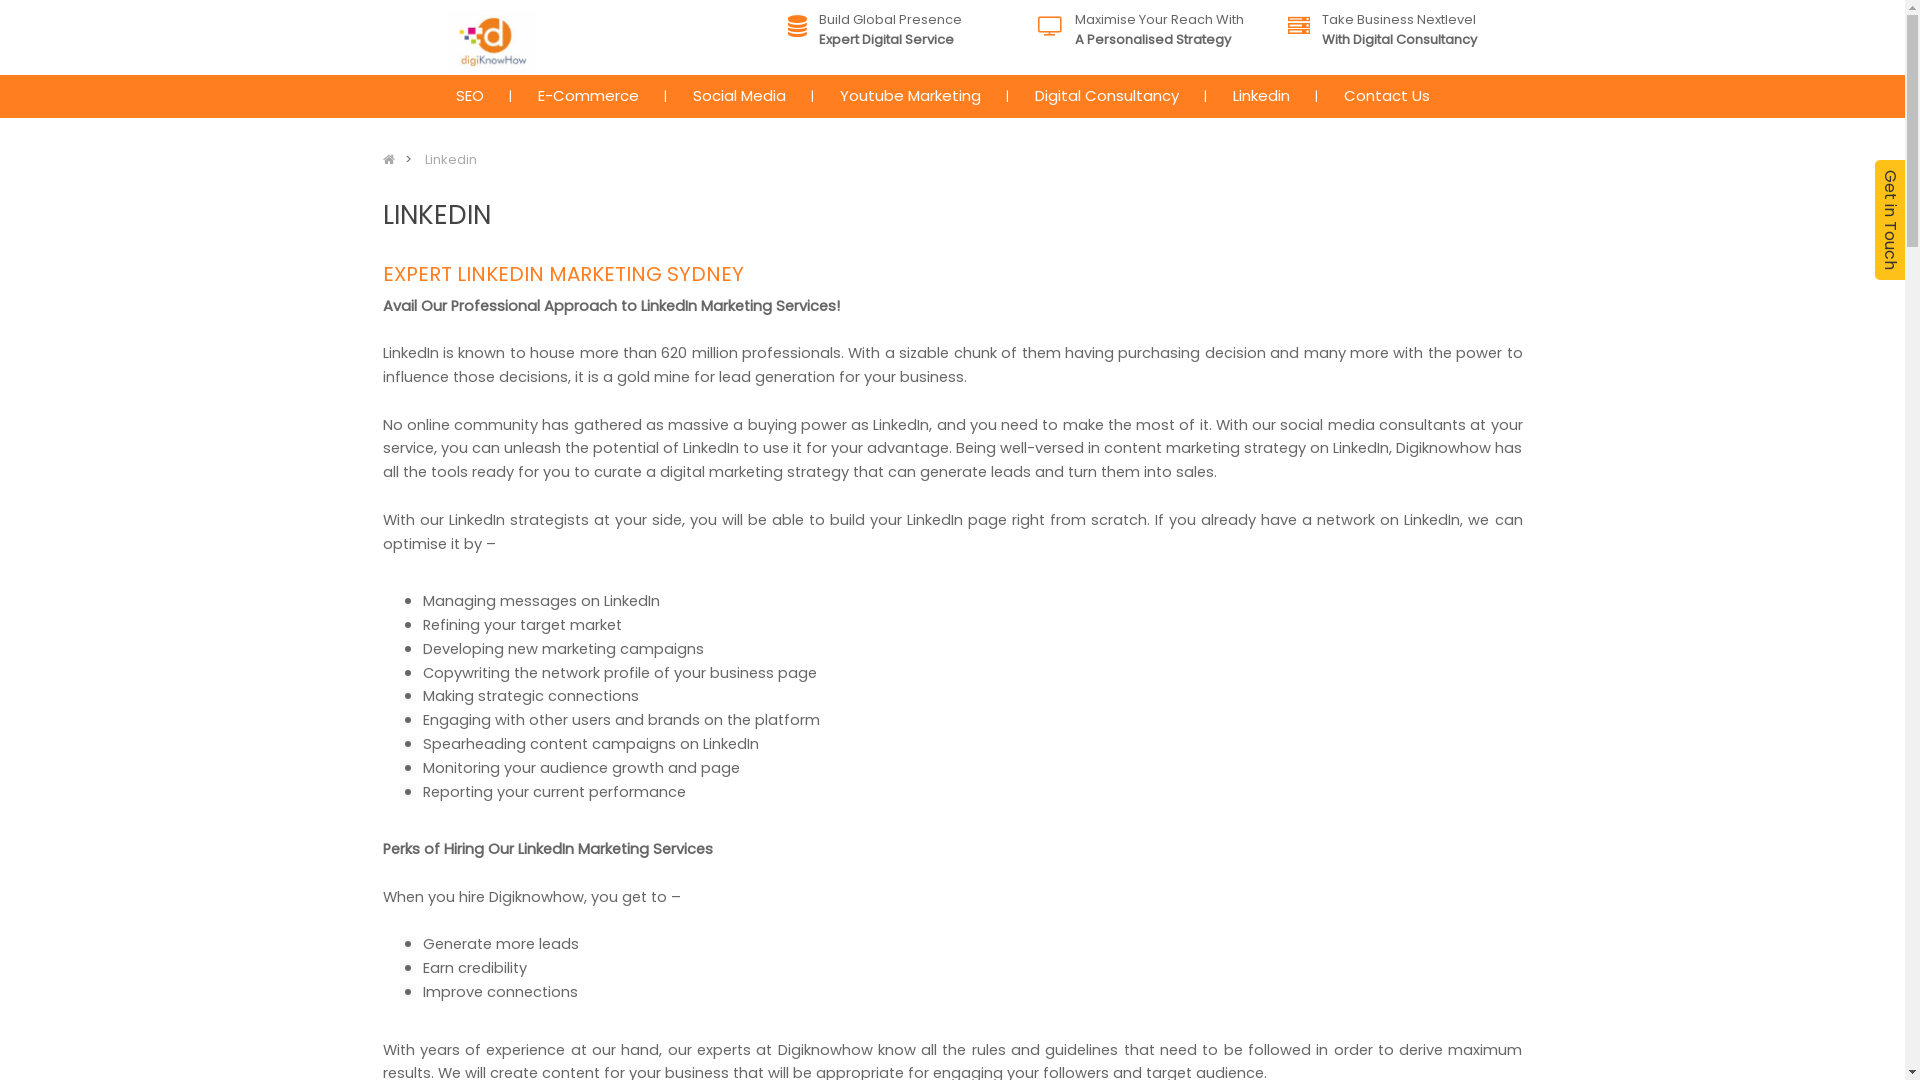 The width and height of the screenshot is (1920, 1080). Describe the element at coordinates (468, 96) in the screenshot. I see `'SEO'` at that location.